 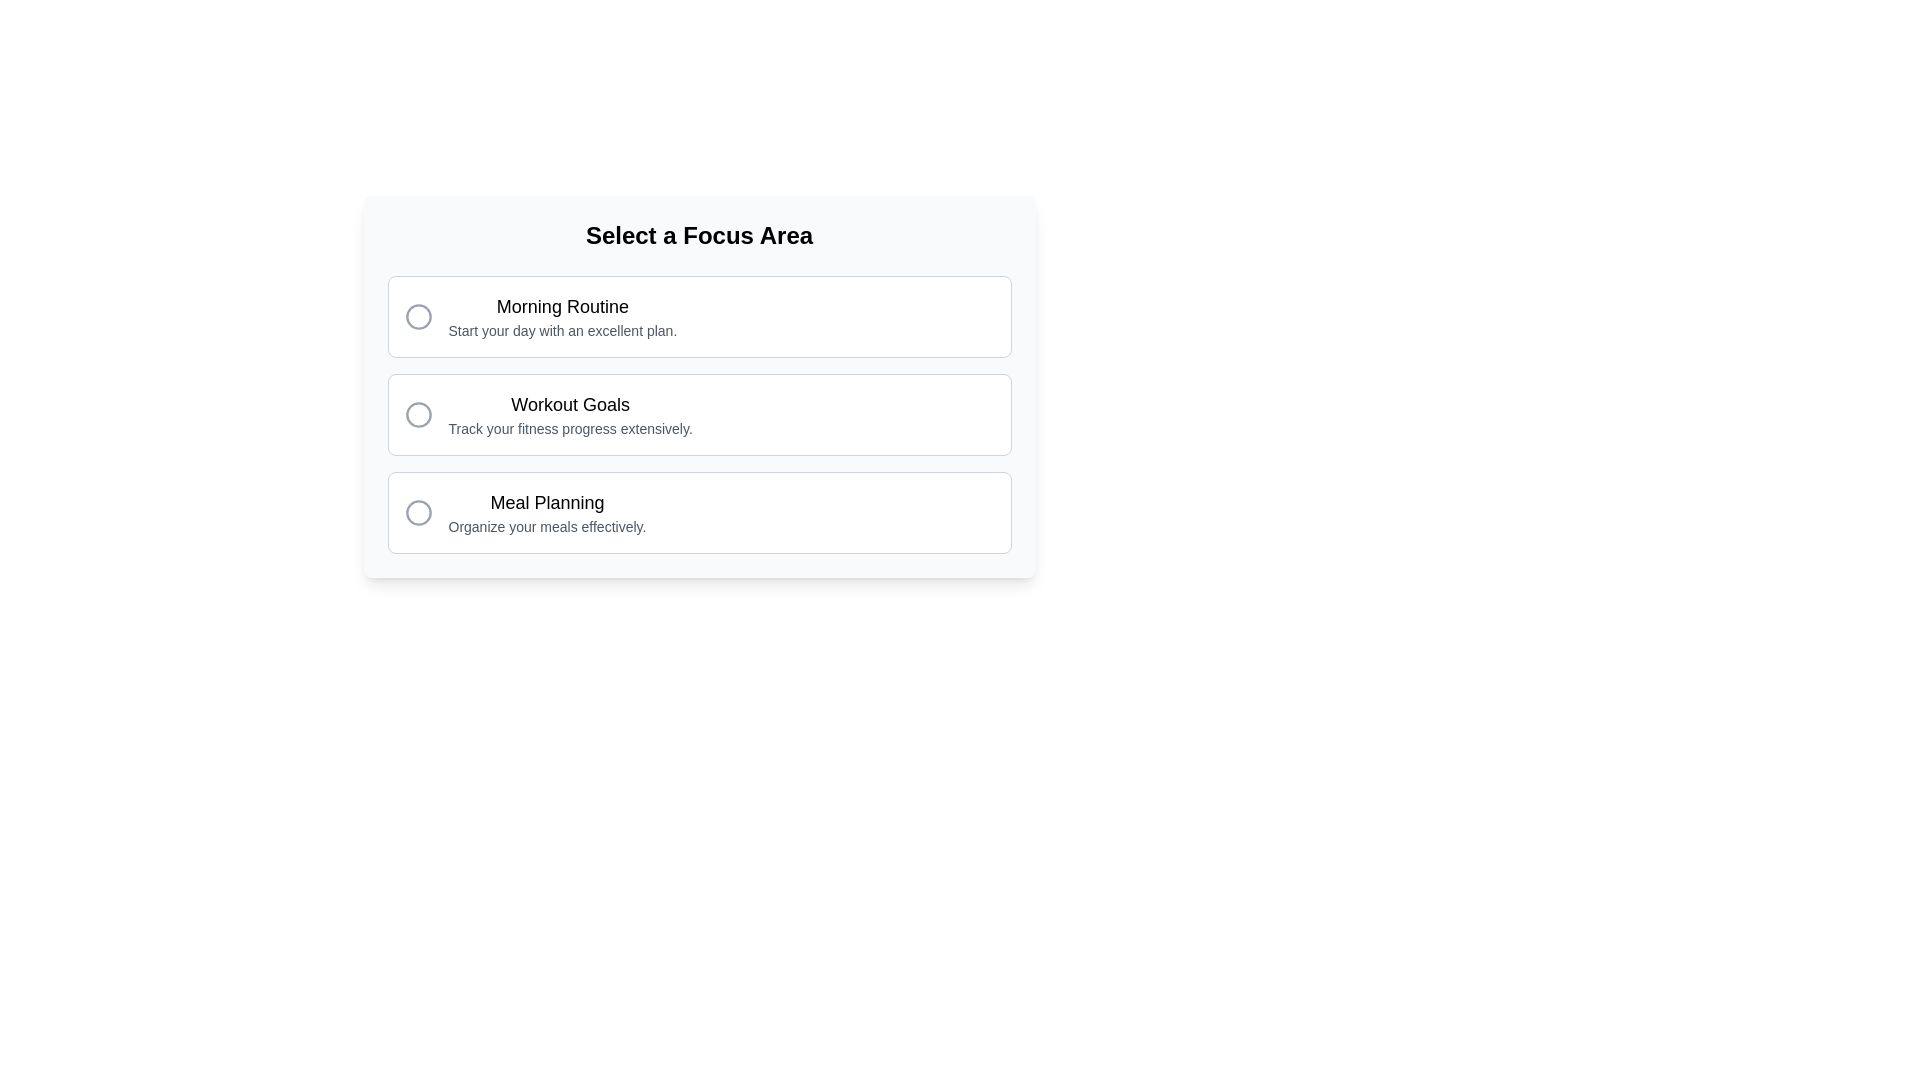 I want to click on the descriptive text label located below the 'Meal Planning' heading in the third section of the selection list, so click(x=547, y=526).